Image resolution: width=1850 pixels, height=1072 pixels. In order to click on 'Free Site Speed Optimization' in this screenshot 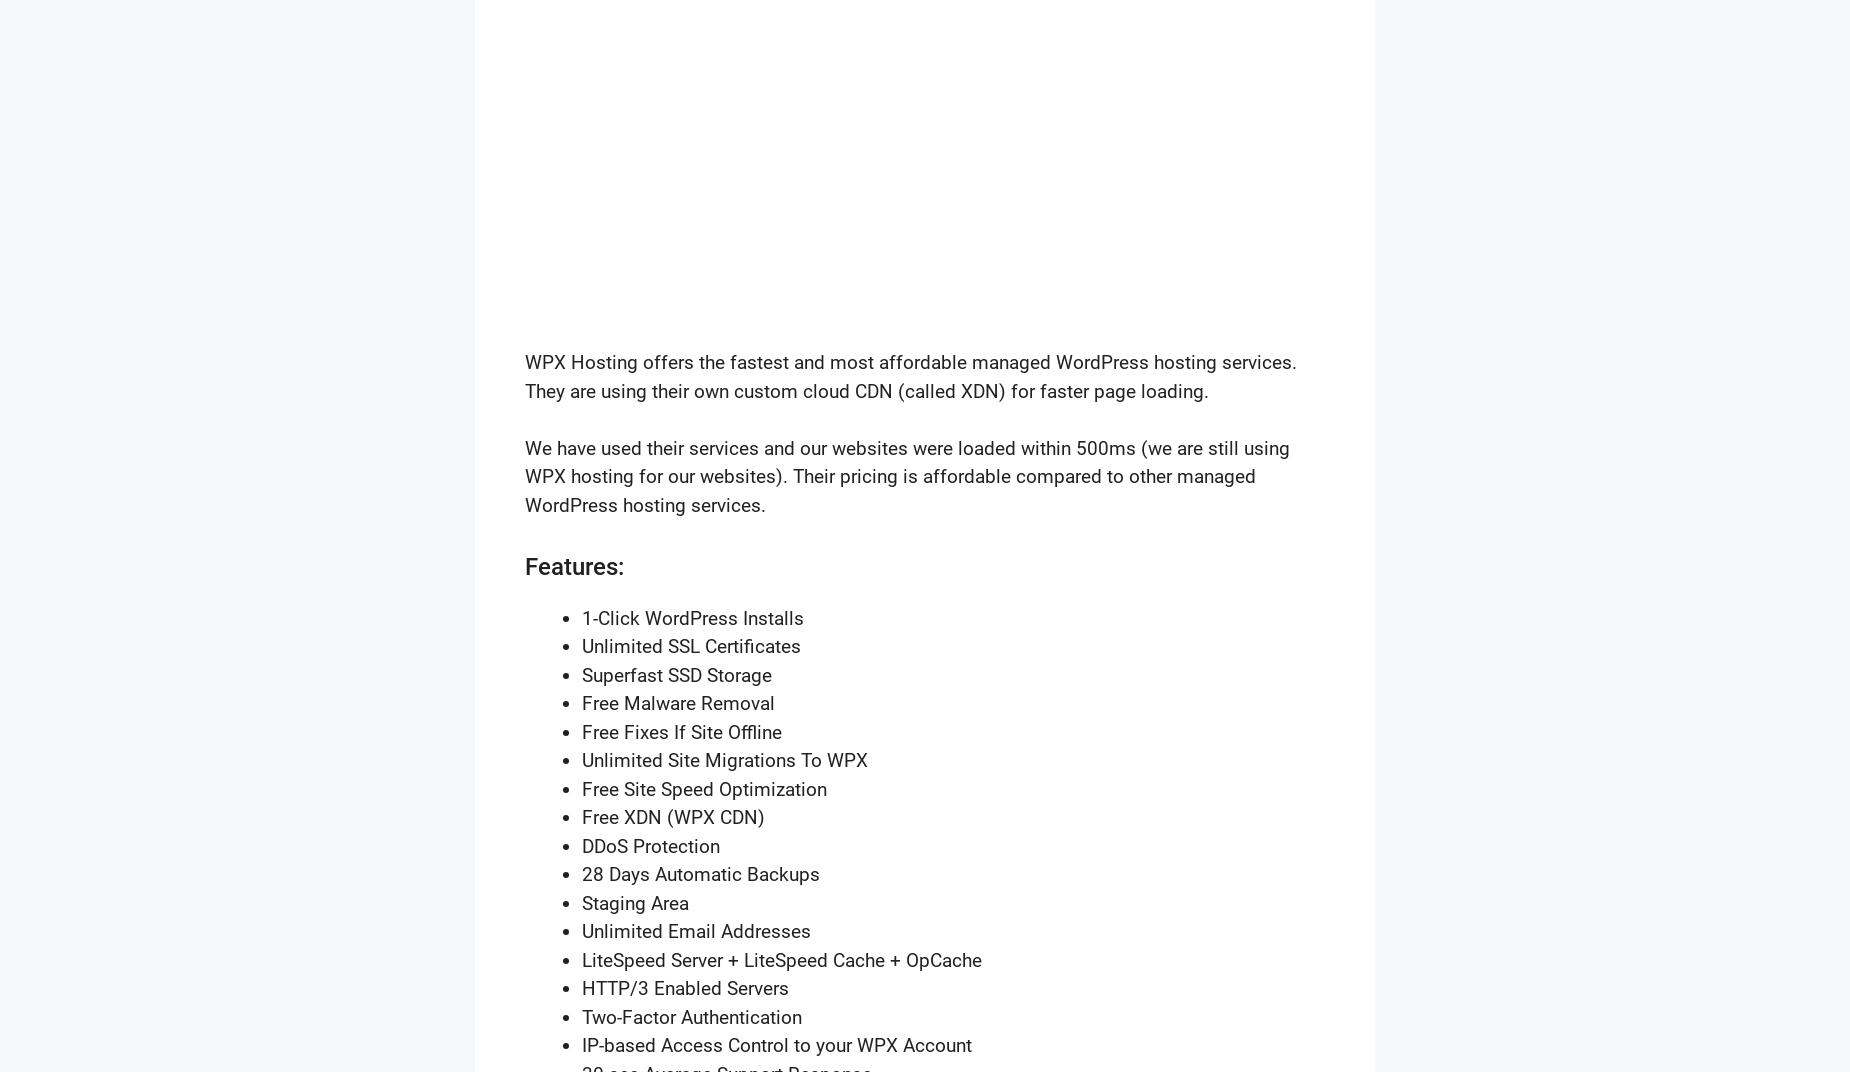, I will do `click(582, 788)`.